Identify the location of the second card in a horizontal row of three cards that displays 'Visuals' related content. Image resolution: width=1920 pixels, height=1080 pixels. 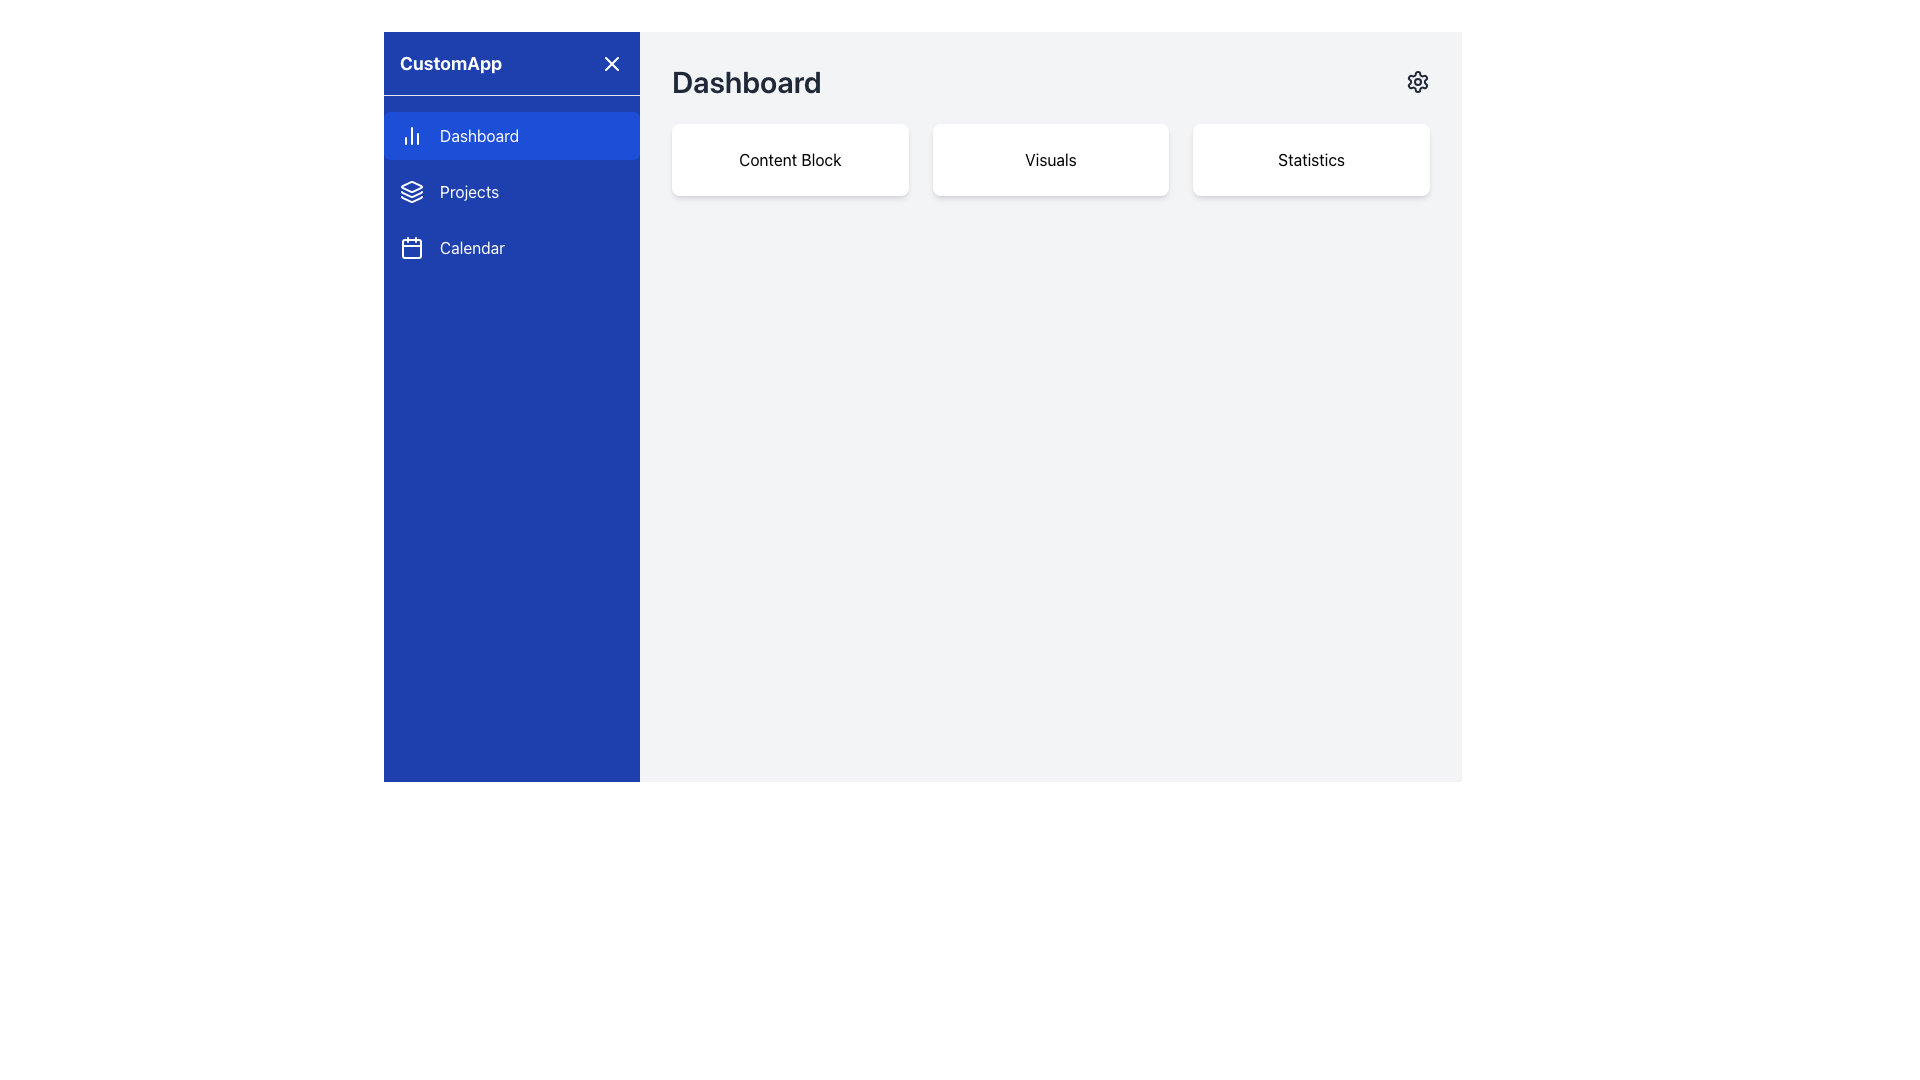
(1050, 158).